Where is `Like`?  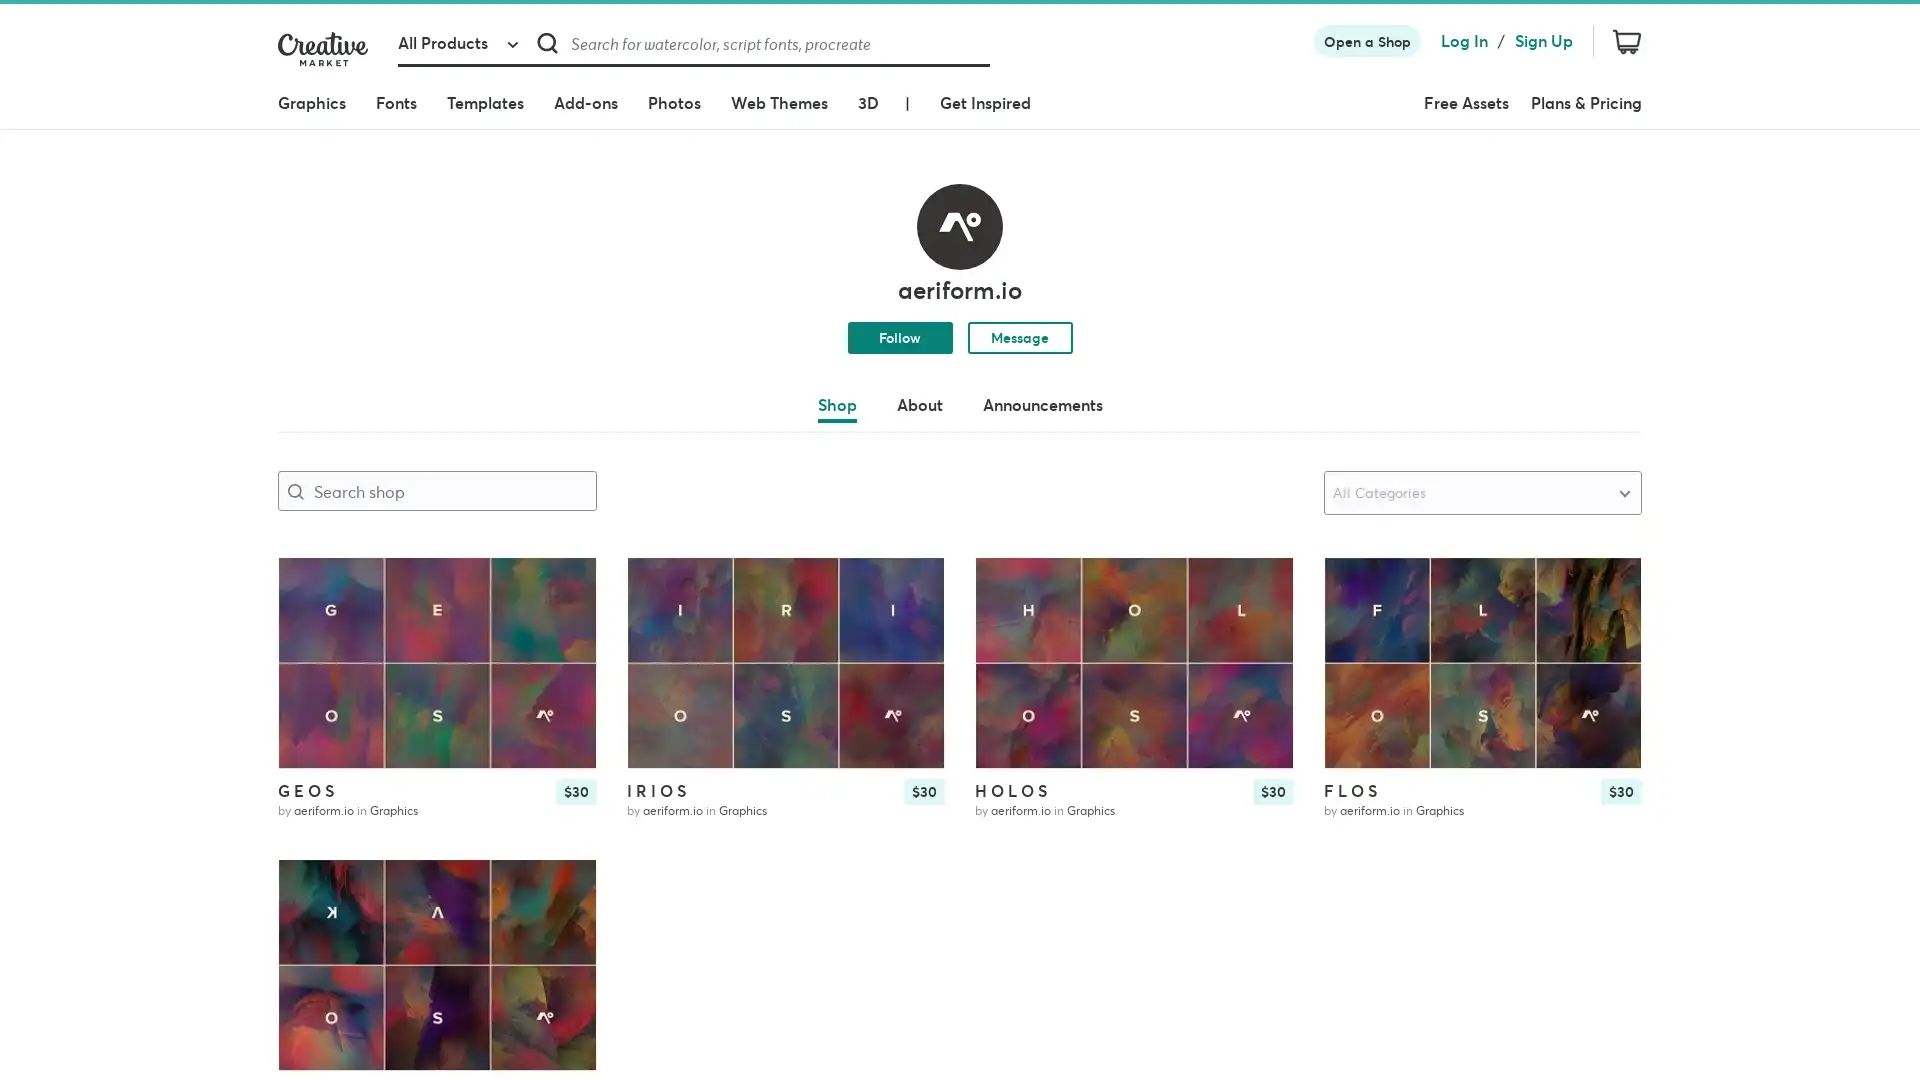
Like is located at coordinates (911, 586).